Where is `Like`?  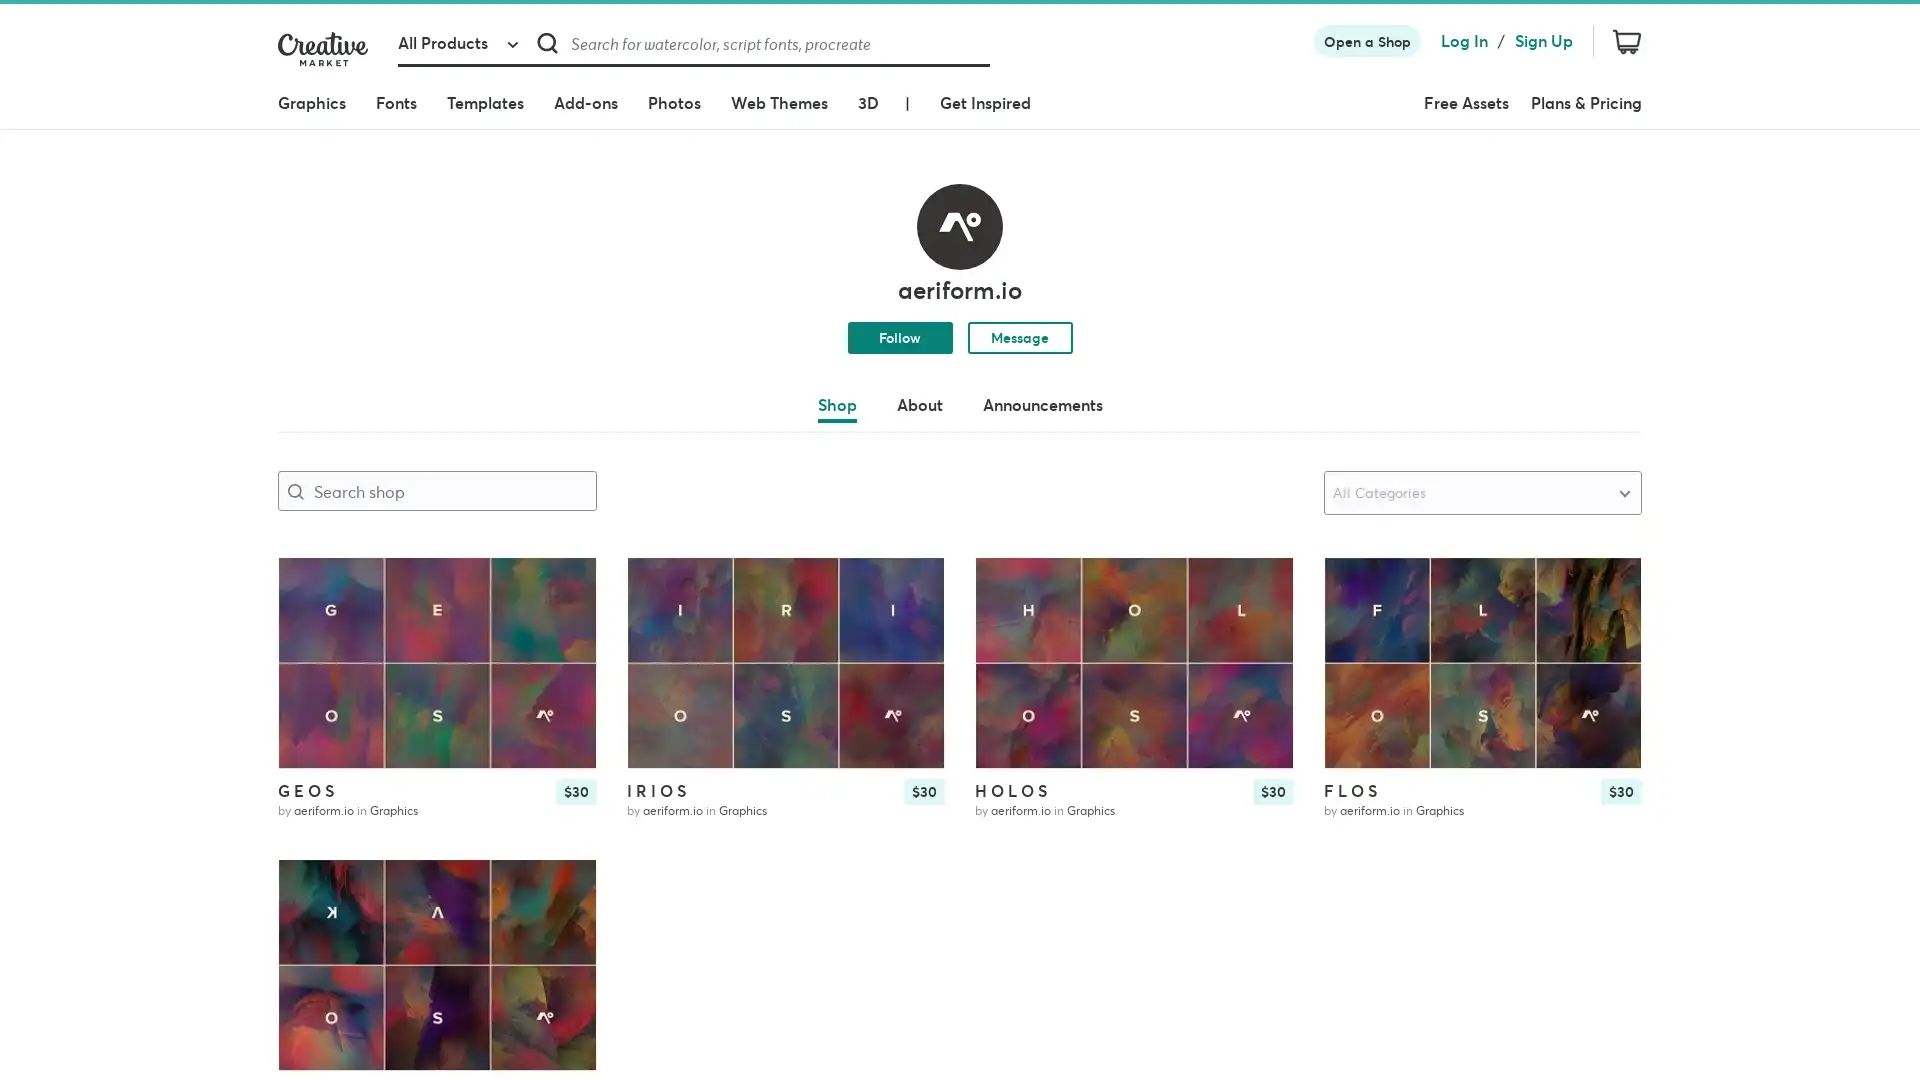
Like is located at coordinates (911, 586).